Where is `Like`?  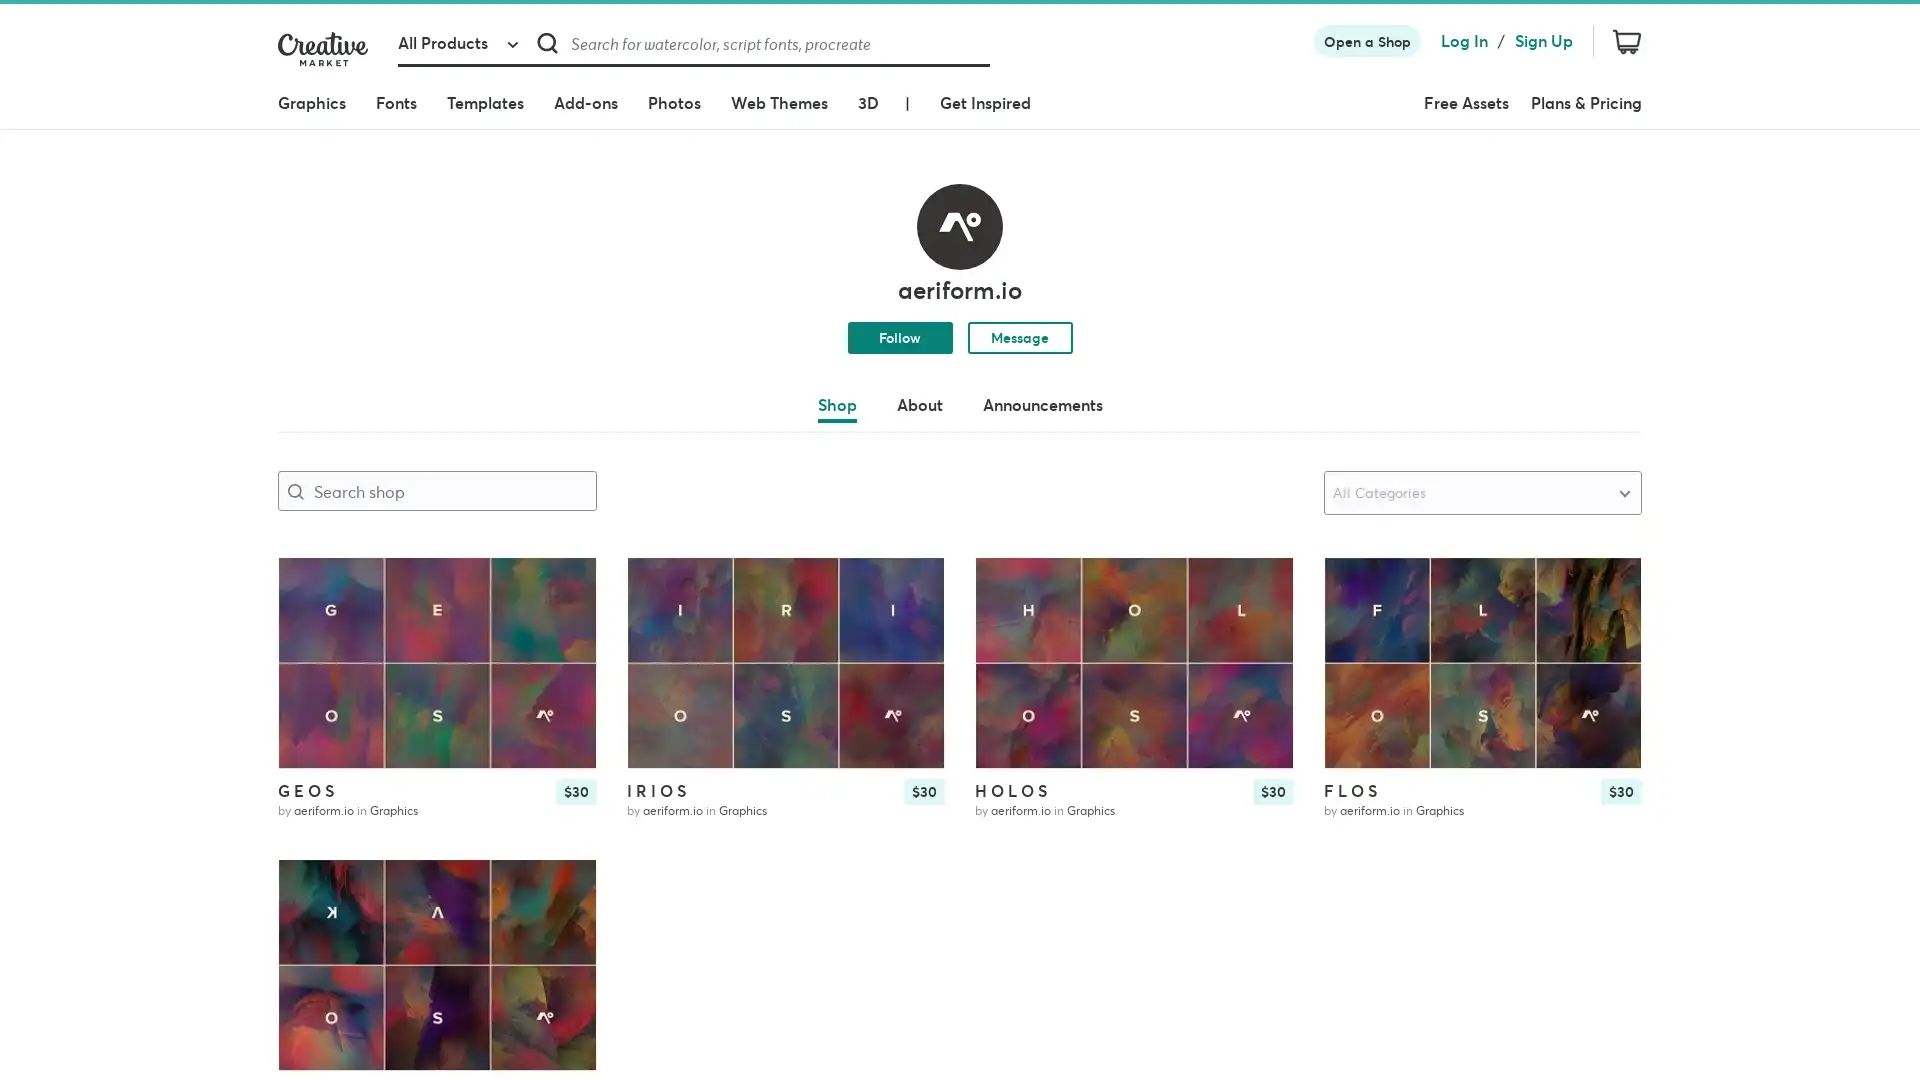
Like is located at coordinates (911, 586).